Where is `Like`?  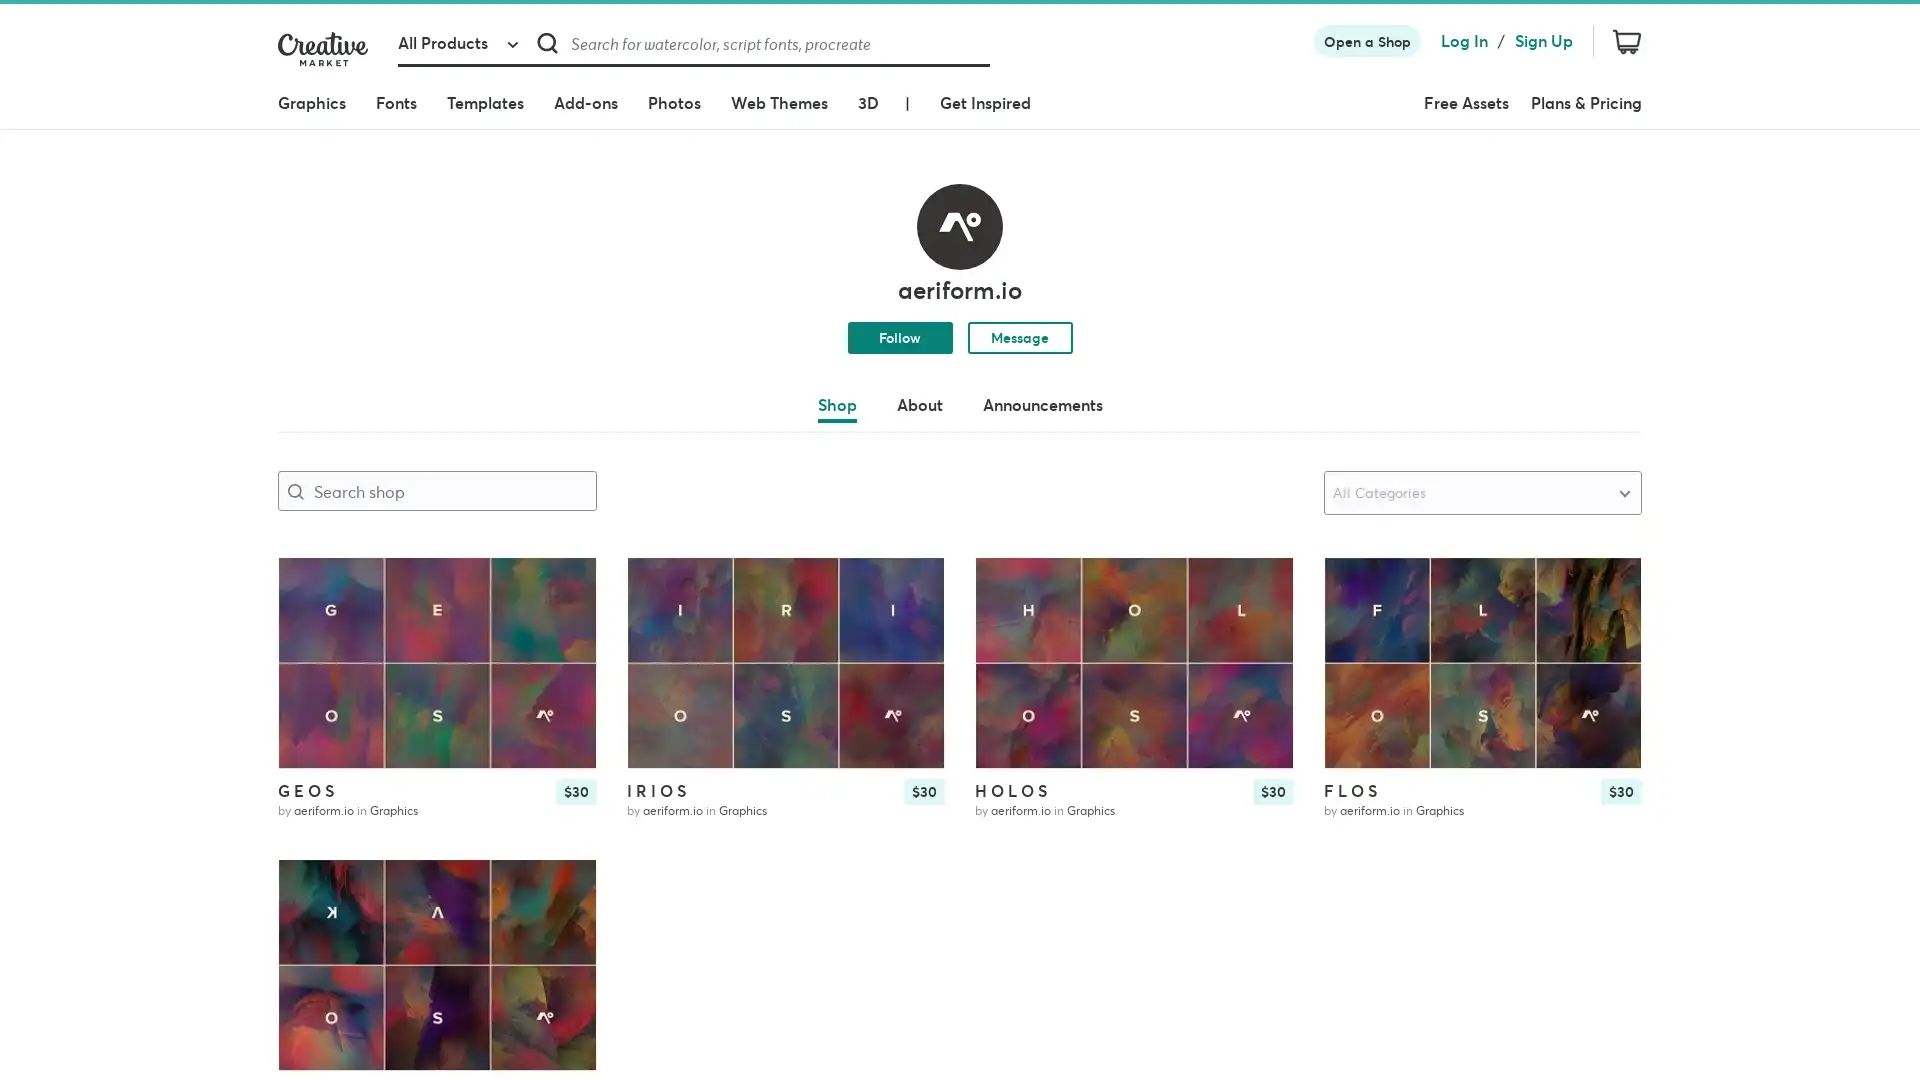
Like is located at coordinates (911, 586).